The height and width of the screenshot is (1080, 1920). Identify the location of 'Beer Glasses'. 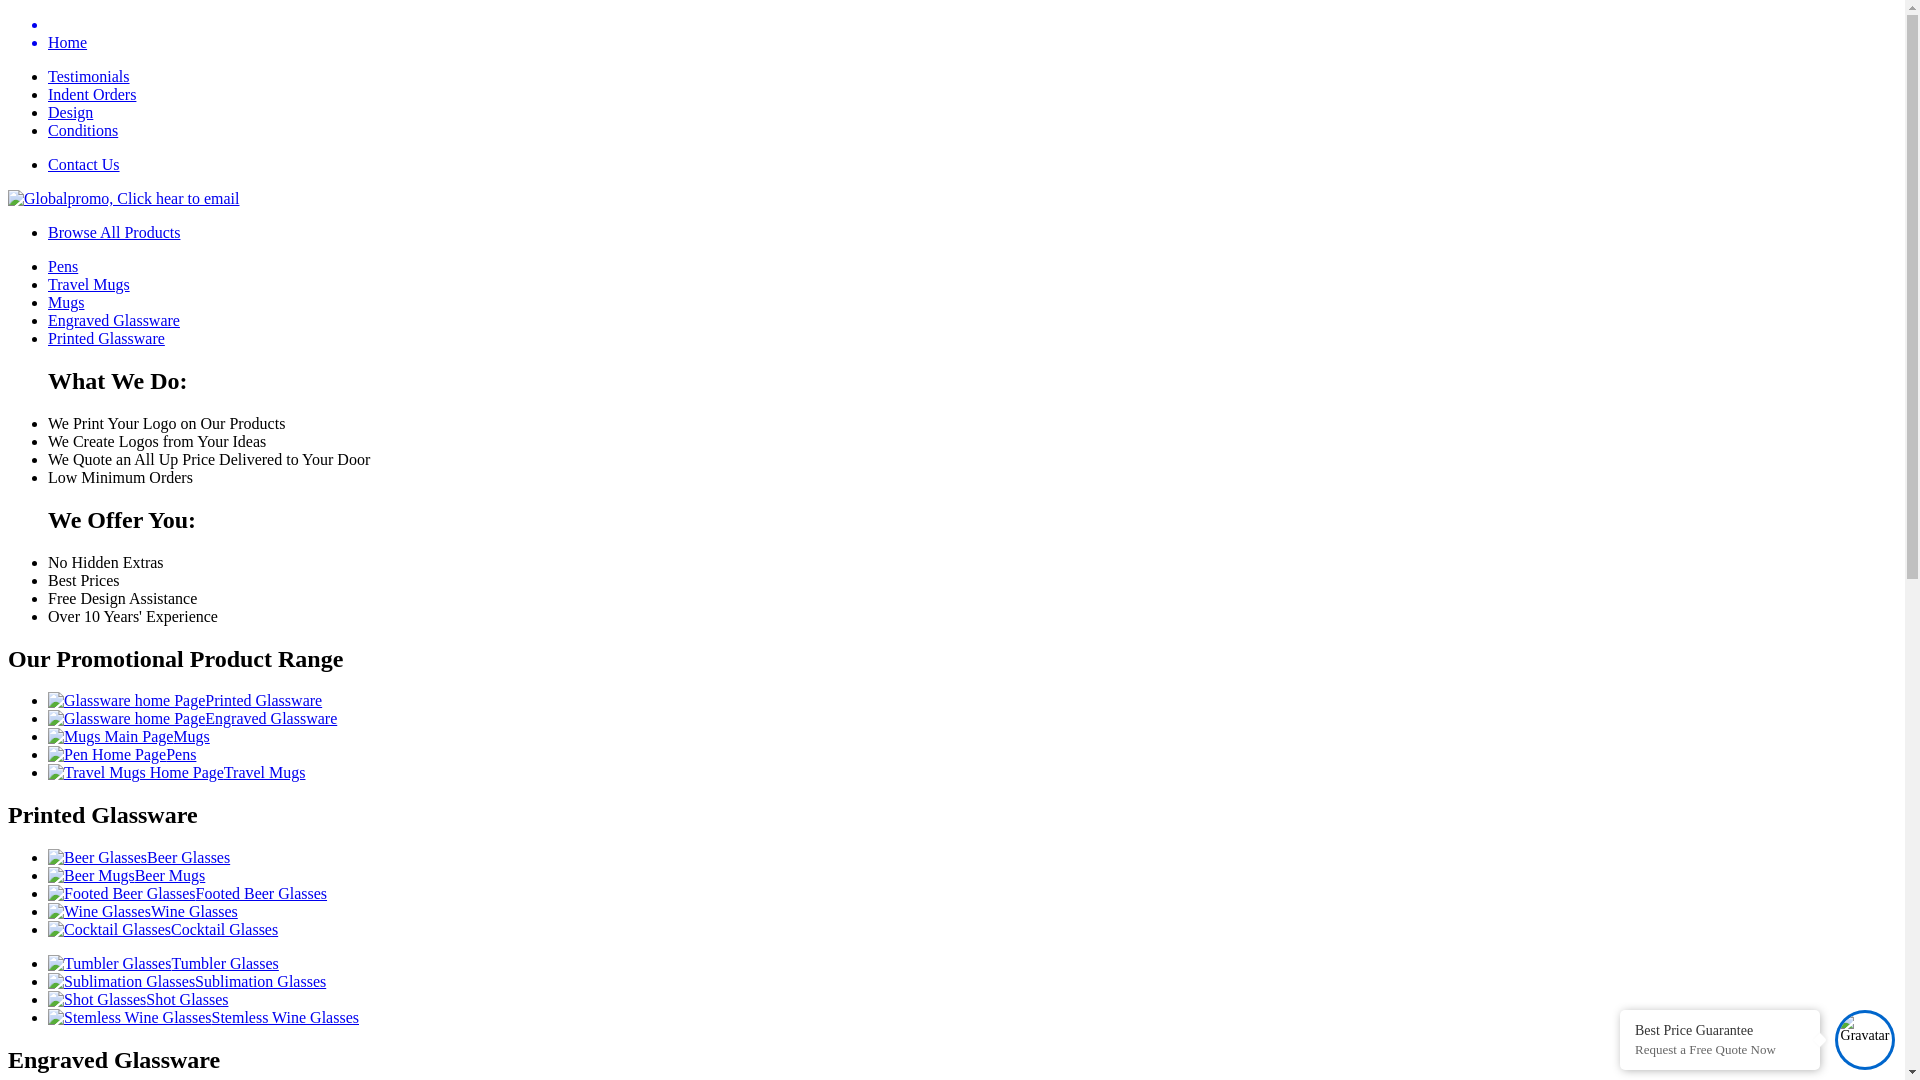
(138, 856).